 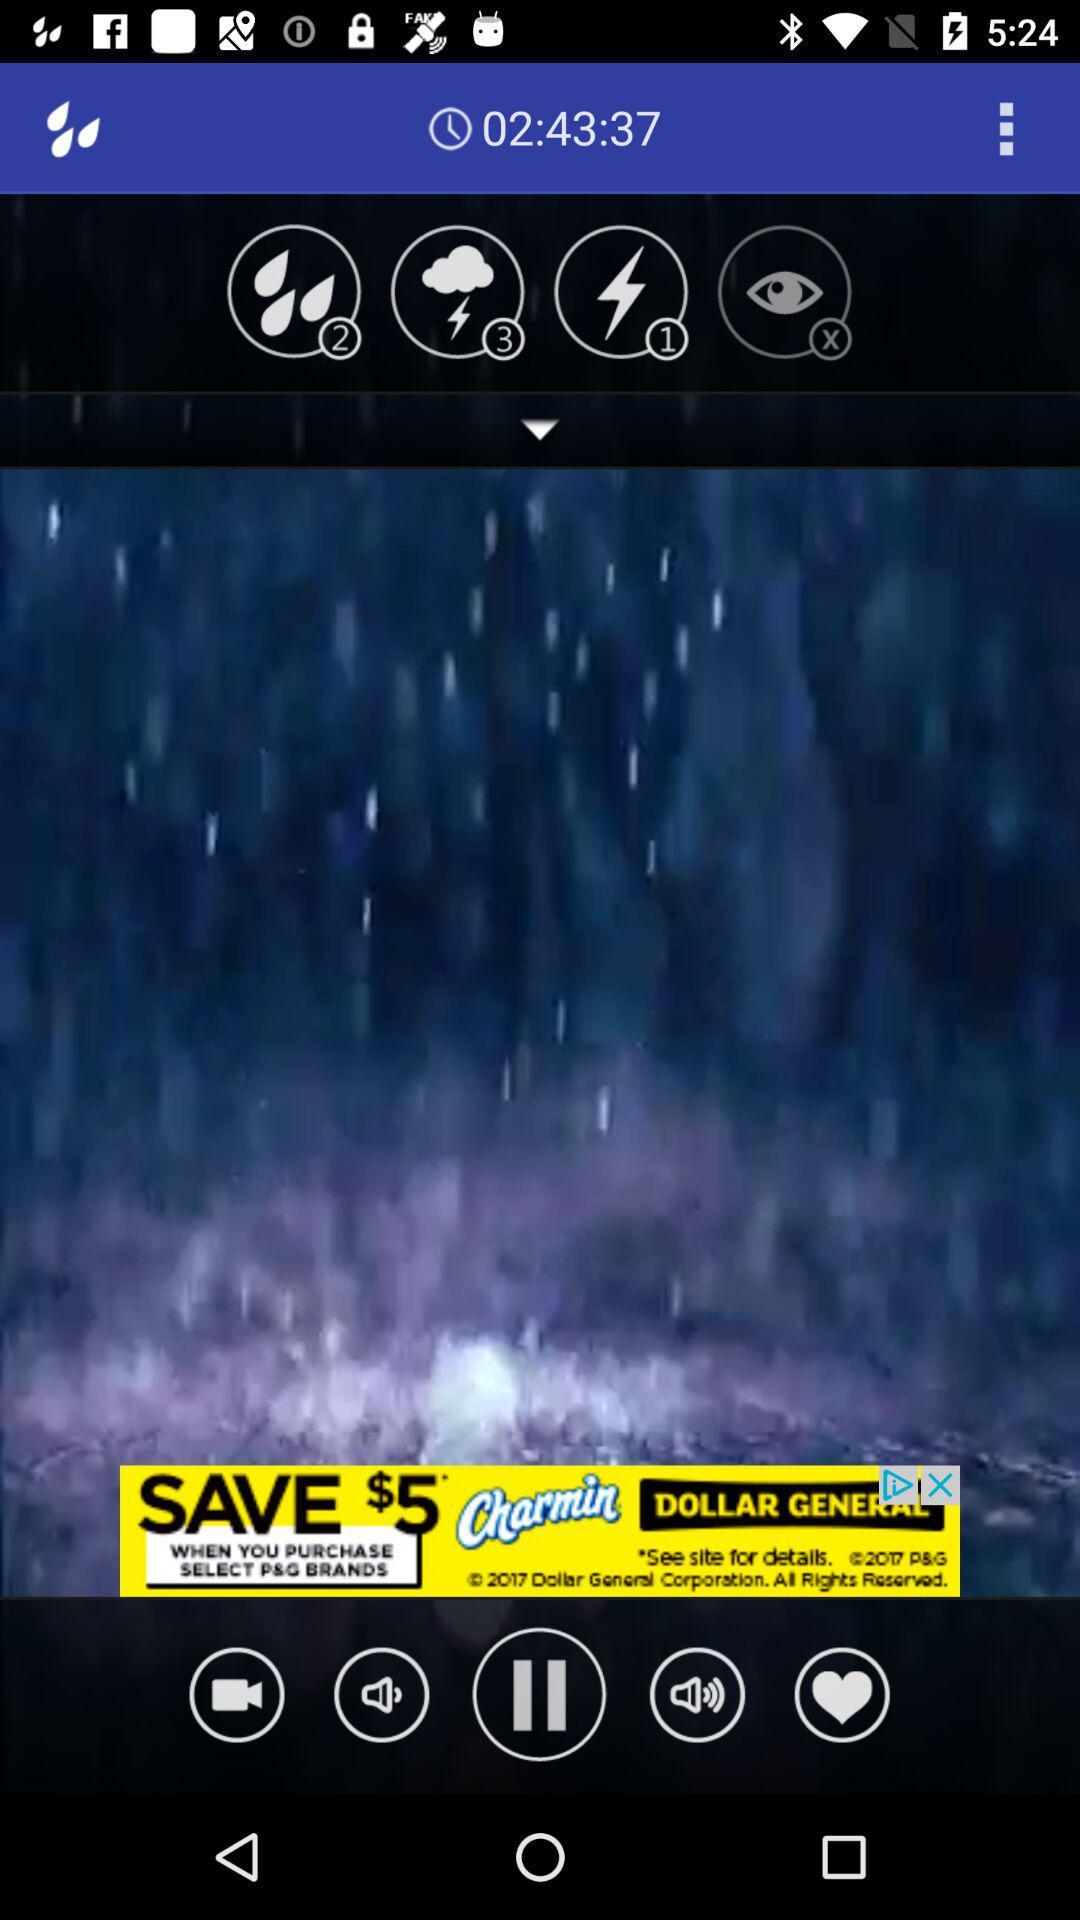 What do you see at coordinates (538, 1694) in the screenshot?
I see `the pause icon` at bounding box center [538, 1694].